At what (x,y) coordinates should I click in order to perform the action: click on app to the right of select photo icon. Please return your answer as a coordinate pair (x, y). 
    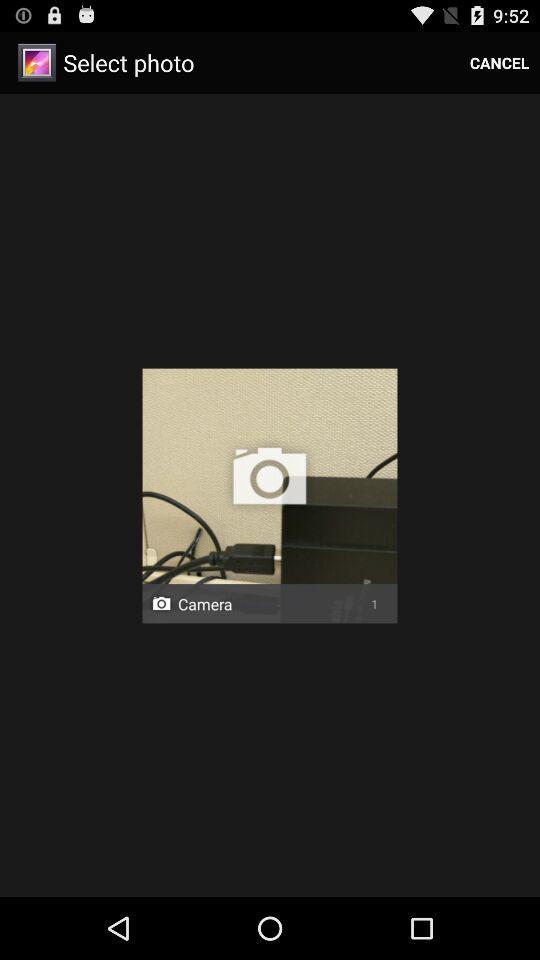
    Looking at the image, I should click on (498, 62).